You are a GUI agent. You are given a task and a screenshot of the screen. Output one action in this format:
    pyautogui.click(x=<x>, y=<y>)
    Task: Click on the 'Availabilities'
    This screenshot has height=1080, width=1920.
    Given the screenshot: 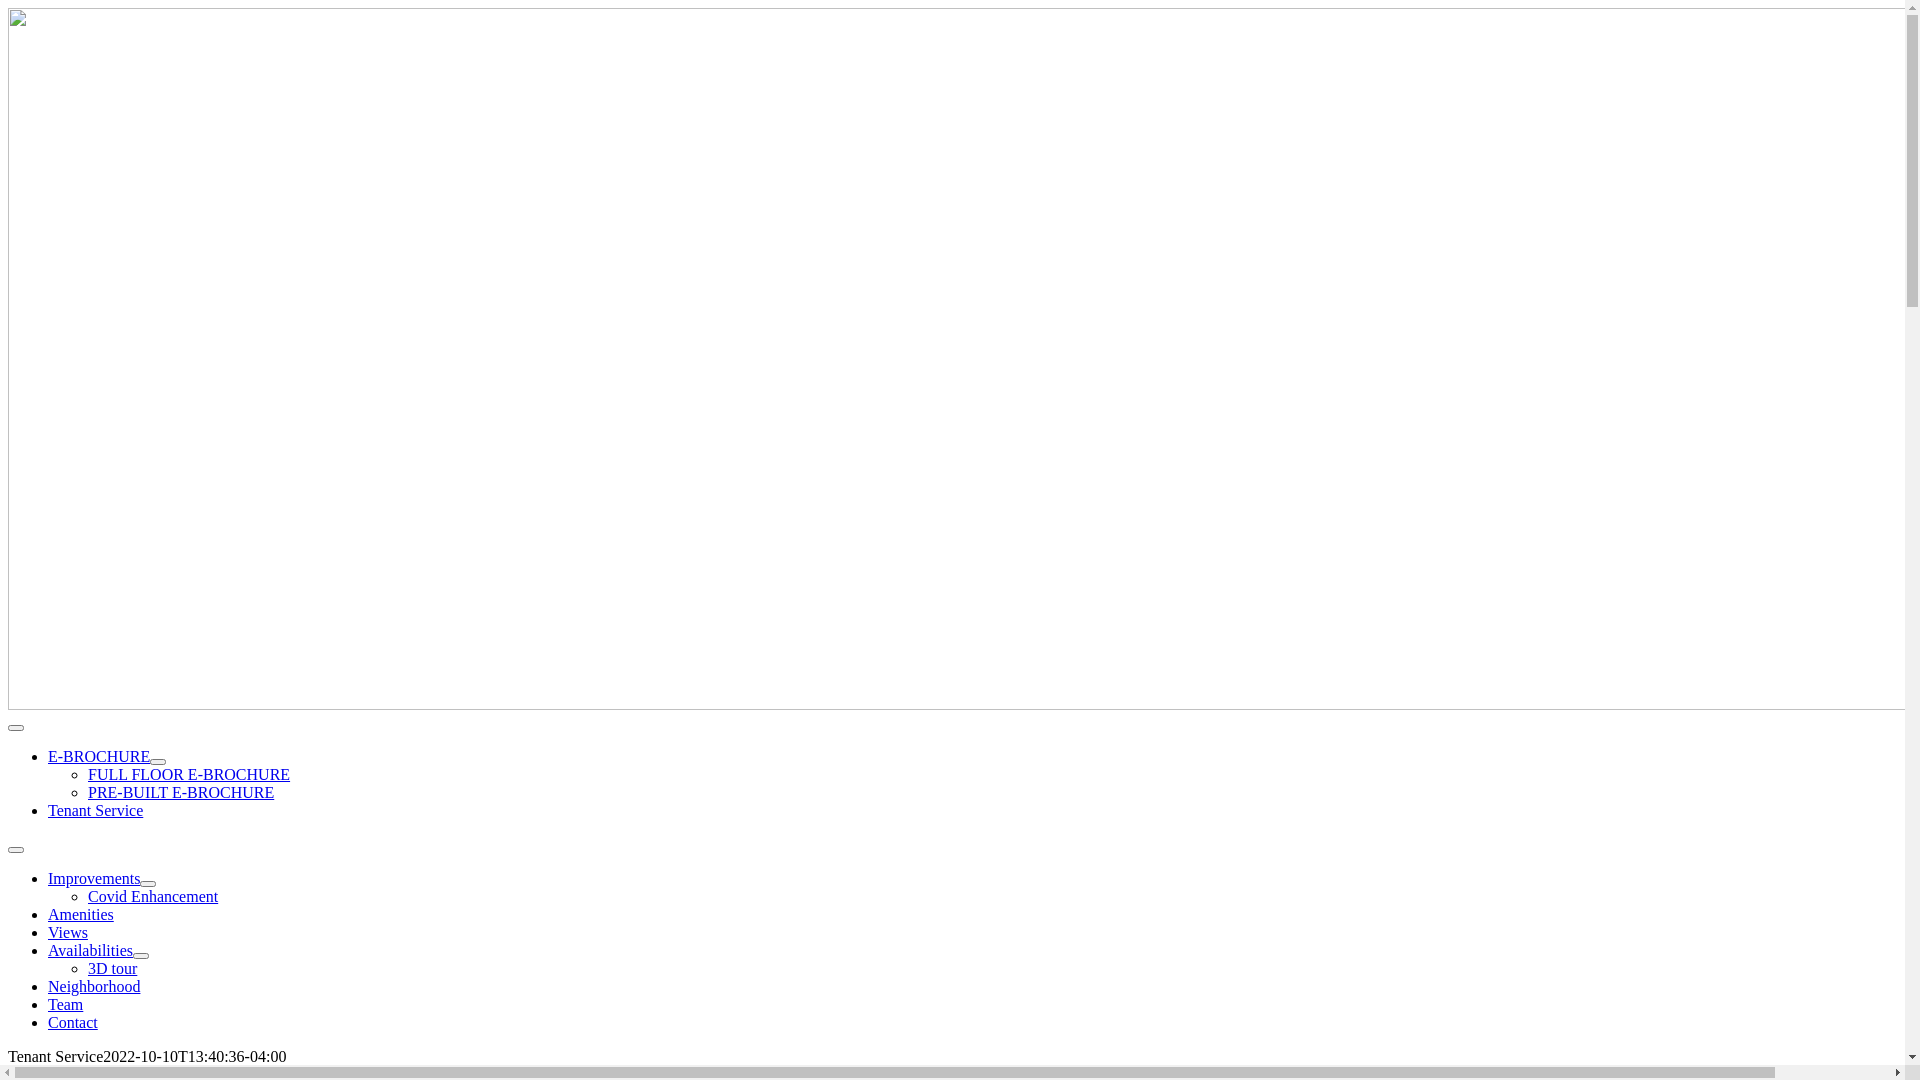 What is the action you would take?
    pyautogui.click(x=89, y=949)
    